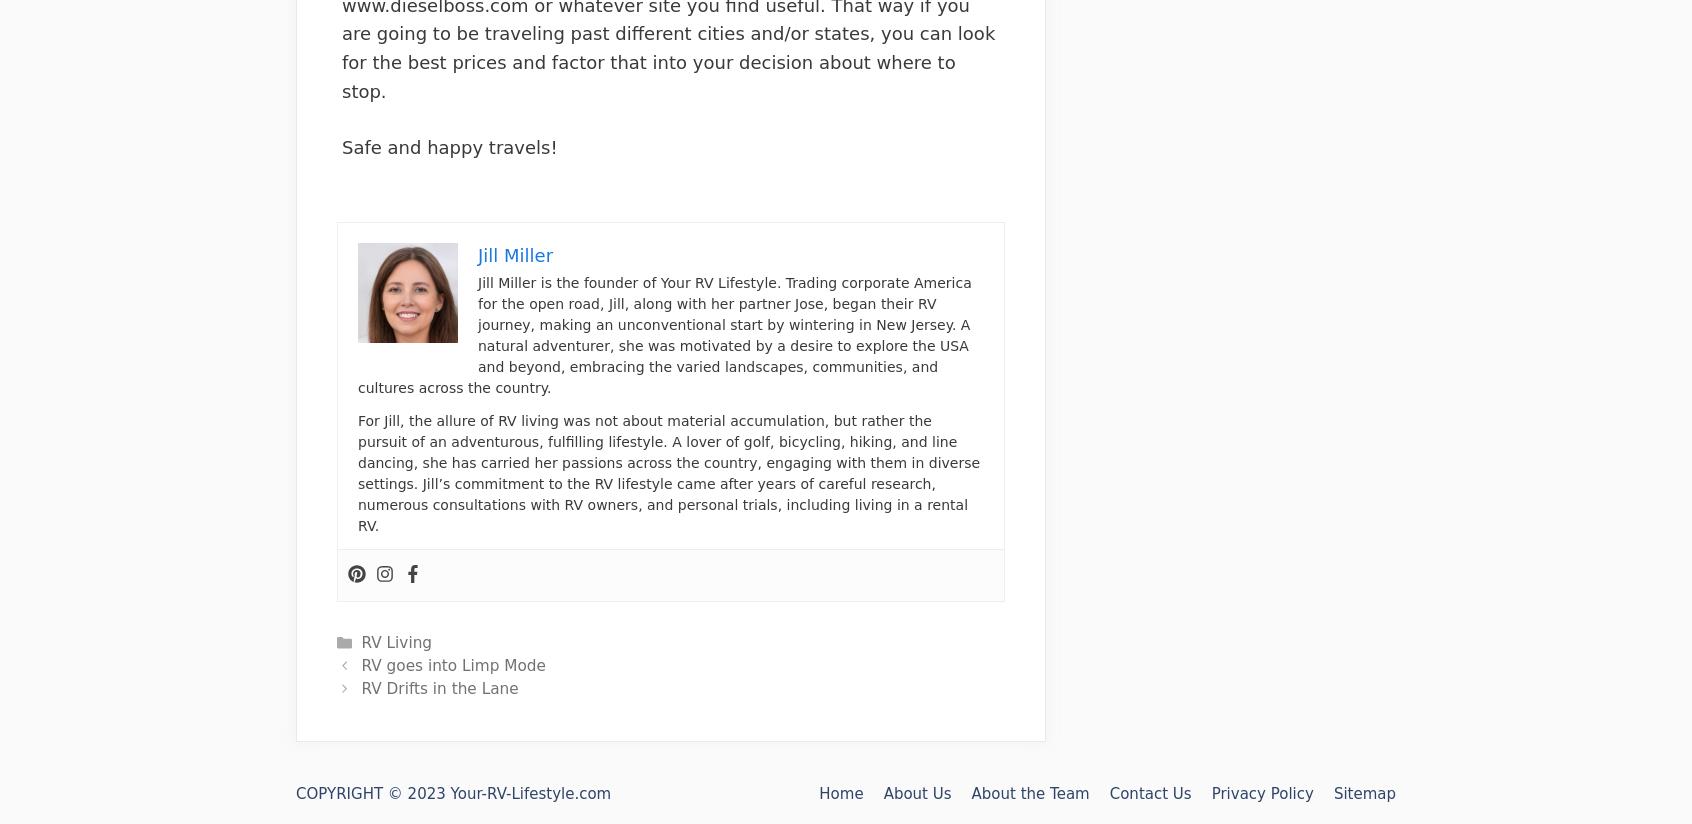 Image resolution: width=1692 pixels, height=824 pixels. Describe the element at coordinates (438, 688) in the screenshot. I see `'RV Drifts in the Lane'` at that location.